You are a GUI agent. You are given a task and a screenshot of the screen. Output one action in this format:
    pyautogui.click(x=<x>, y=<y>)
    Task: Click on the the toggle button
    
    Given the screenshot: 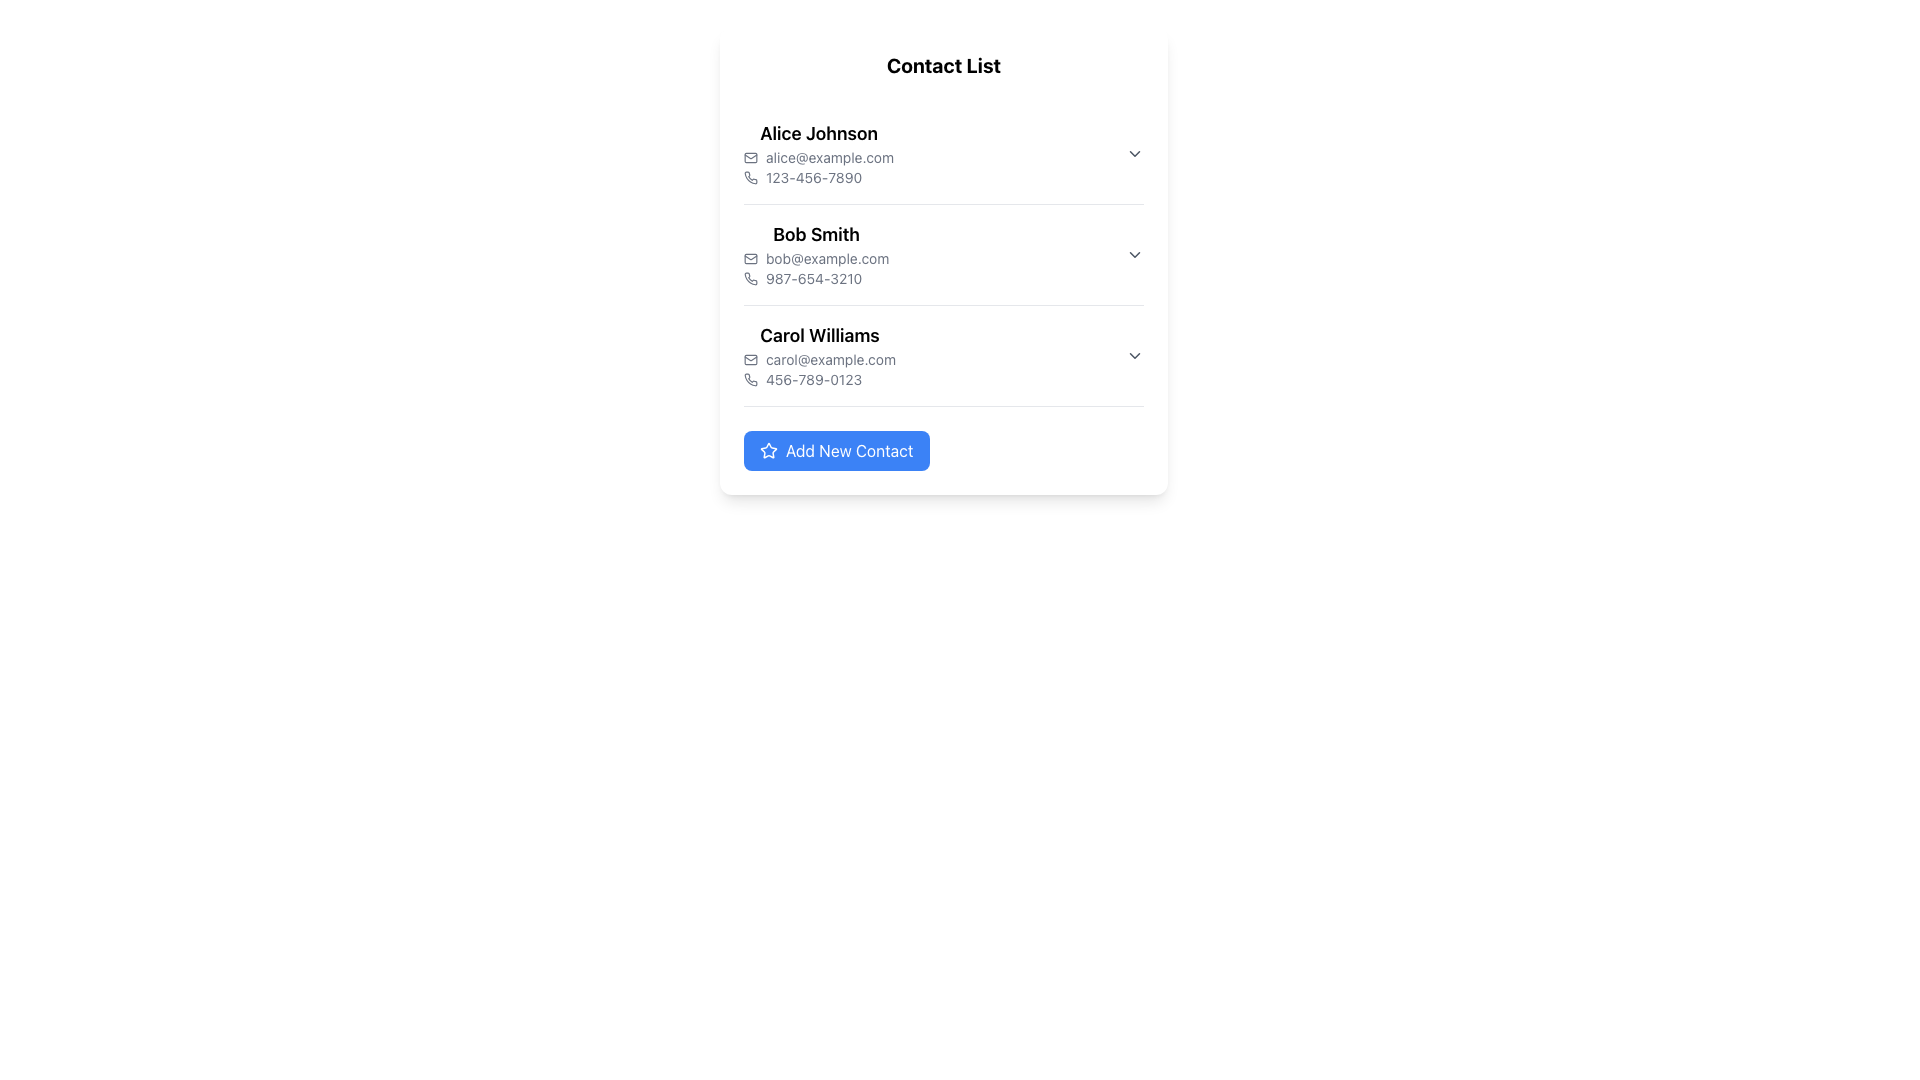 What is the action you would take?
    pyautogui.click(x=1134, y=354)
    